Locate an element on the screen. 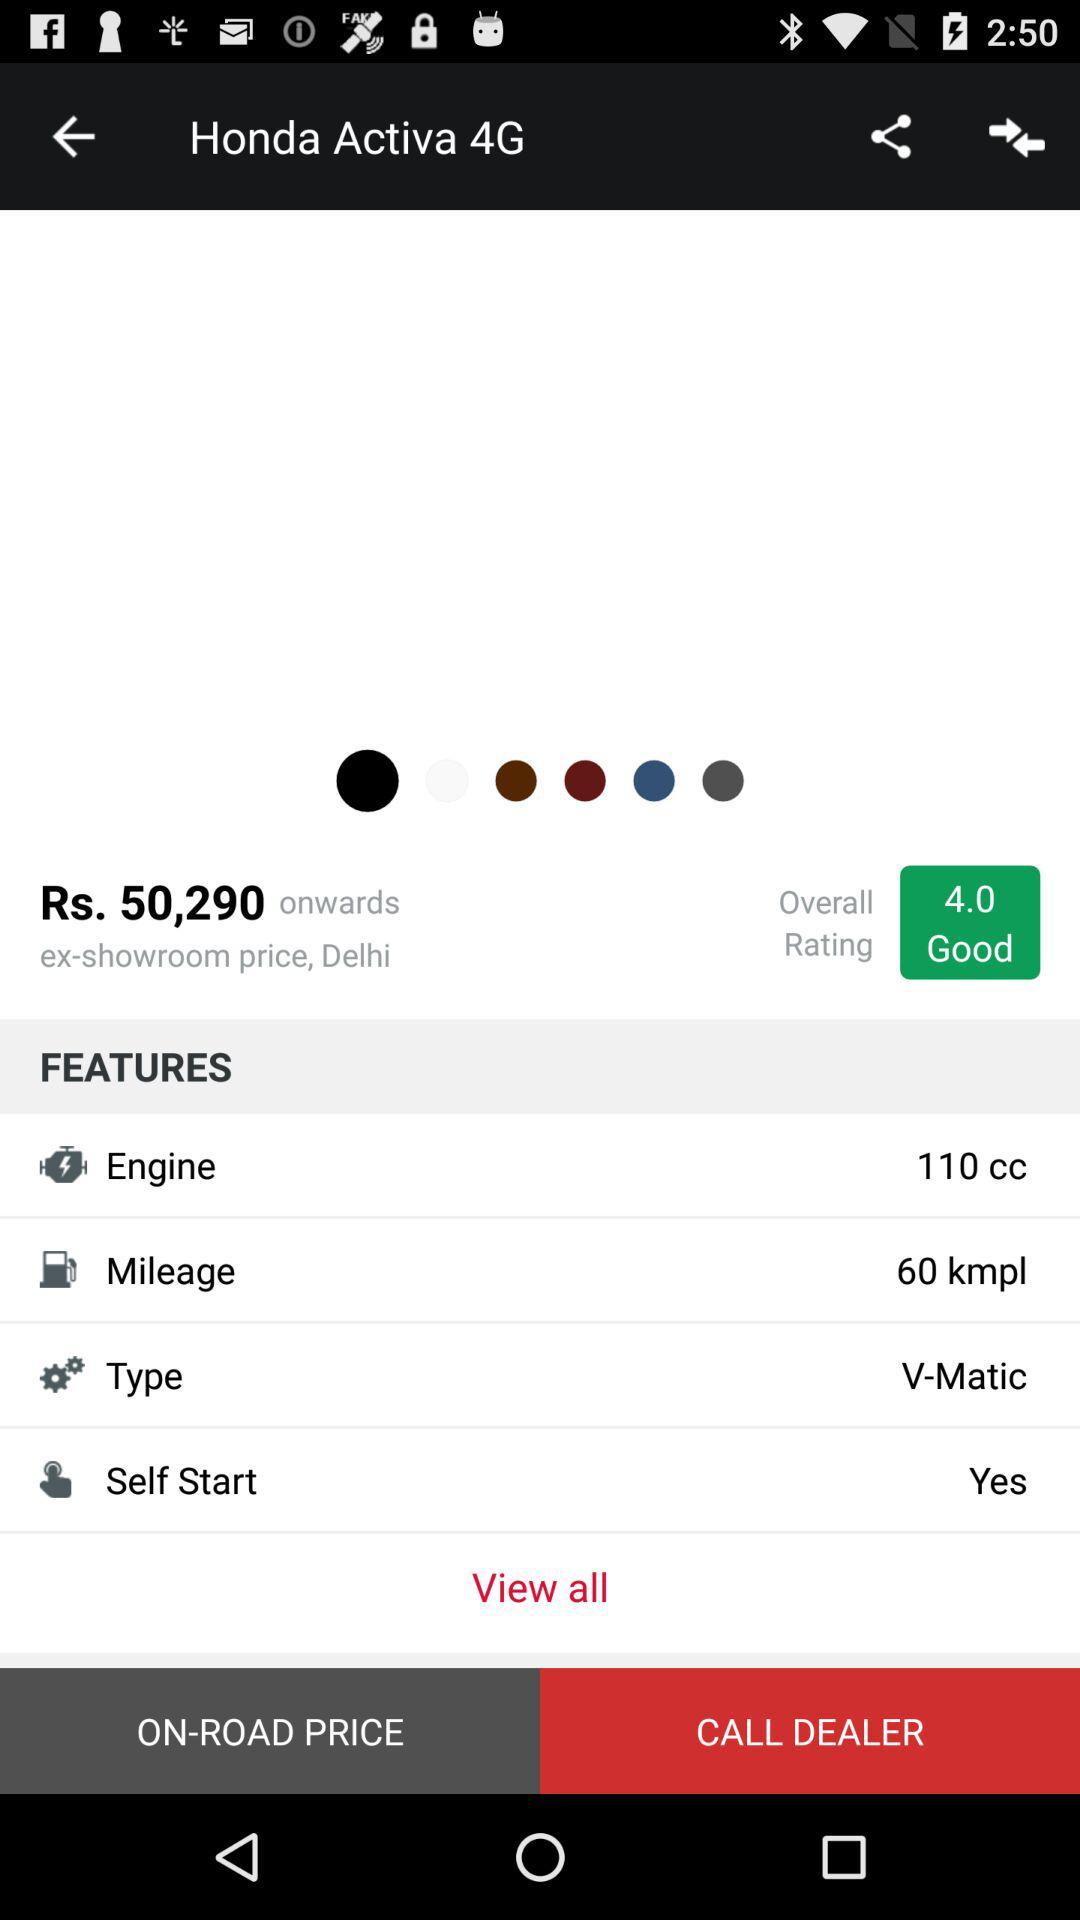  the avatar icon is located at coordinates (367, 835).